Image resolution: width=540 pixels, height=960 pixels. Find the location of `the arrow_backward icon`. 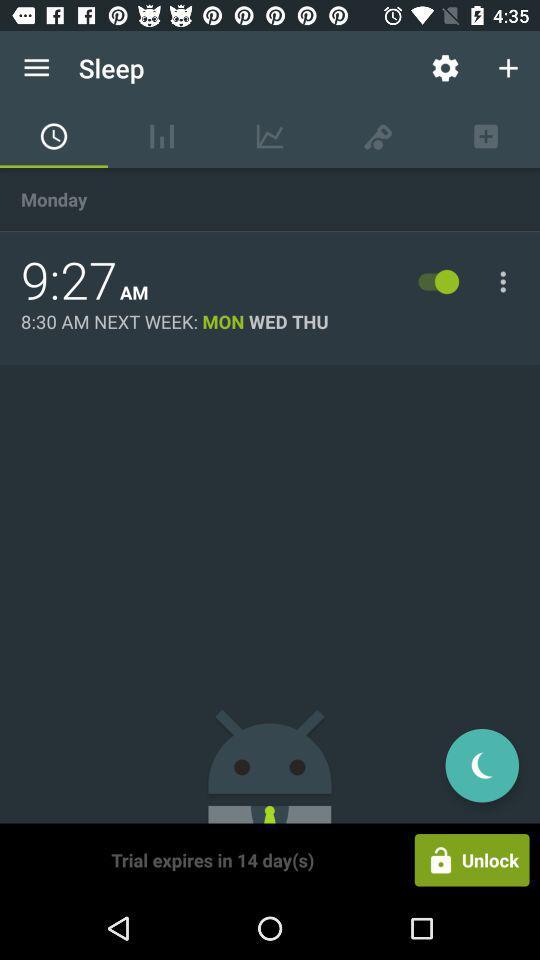

the arrow_backward icon is located at coordinates (481, 764).